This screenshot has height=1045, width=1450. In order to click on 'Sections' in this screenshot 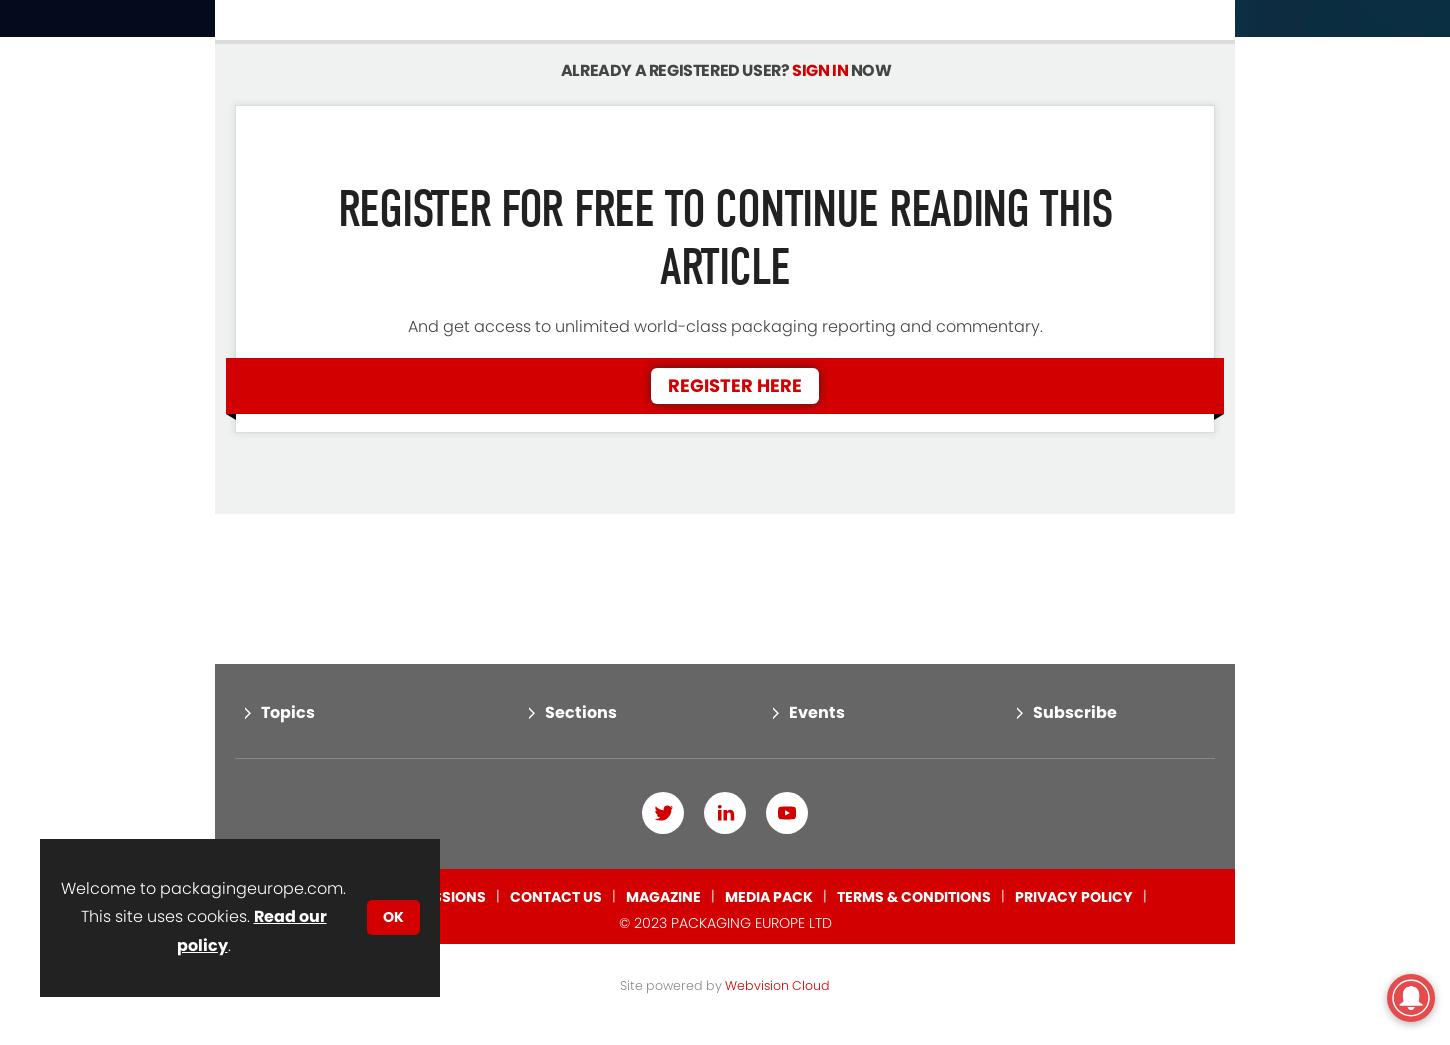, I will do `click(581, 628)`.